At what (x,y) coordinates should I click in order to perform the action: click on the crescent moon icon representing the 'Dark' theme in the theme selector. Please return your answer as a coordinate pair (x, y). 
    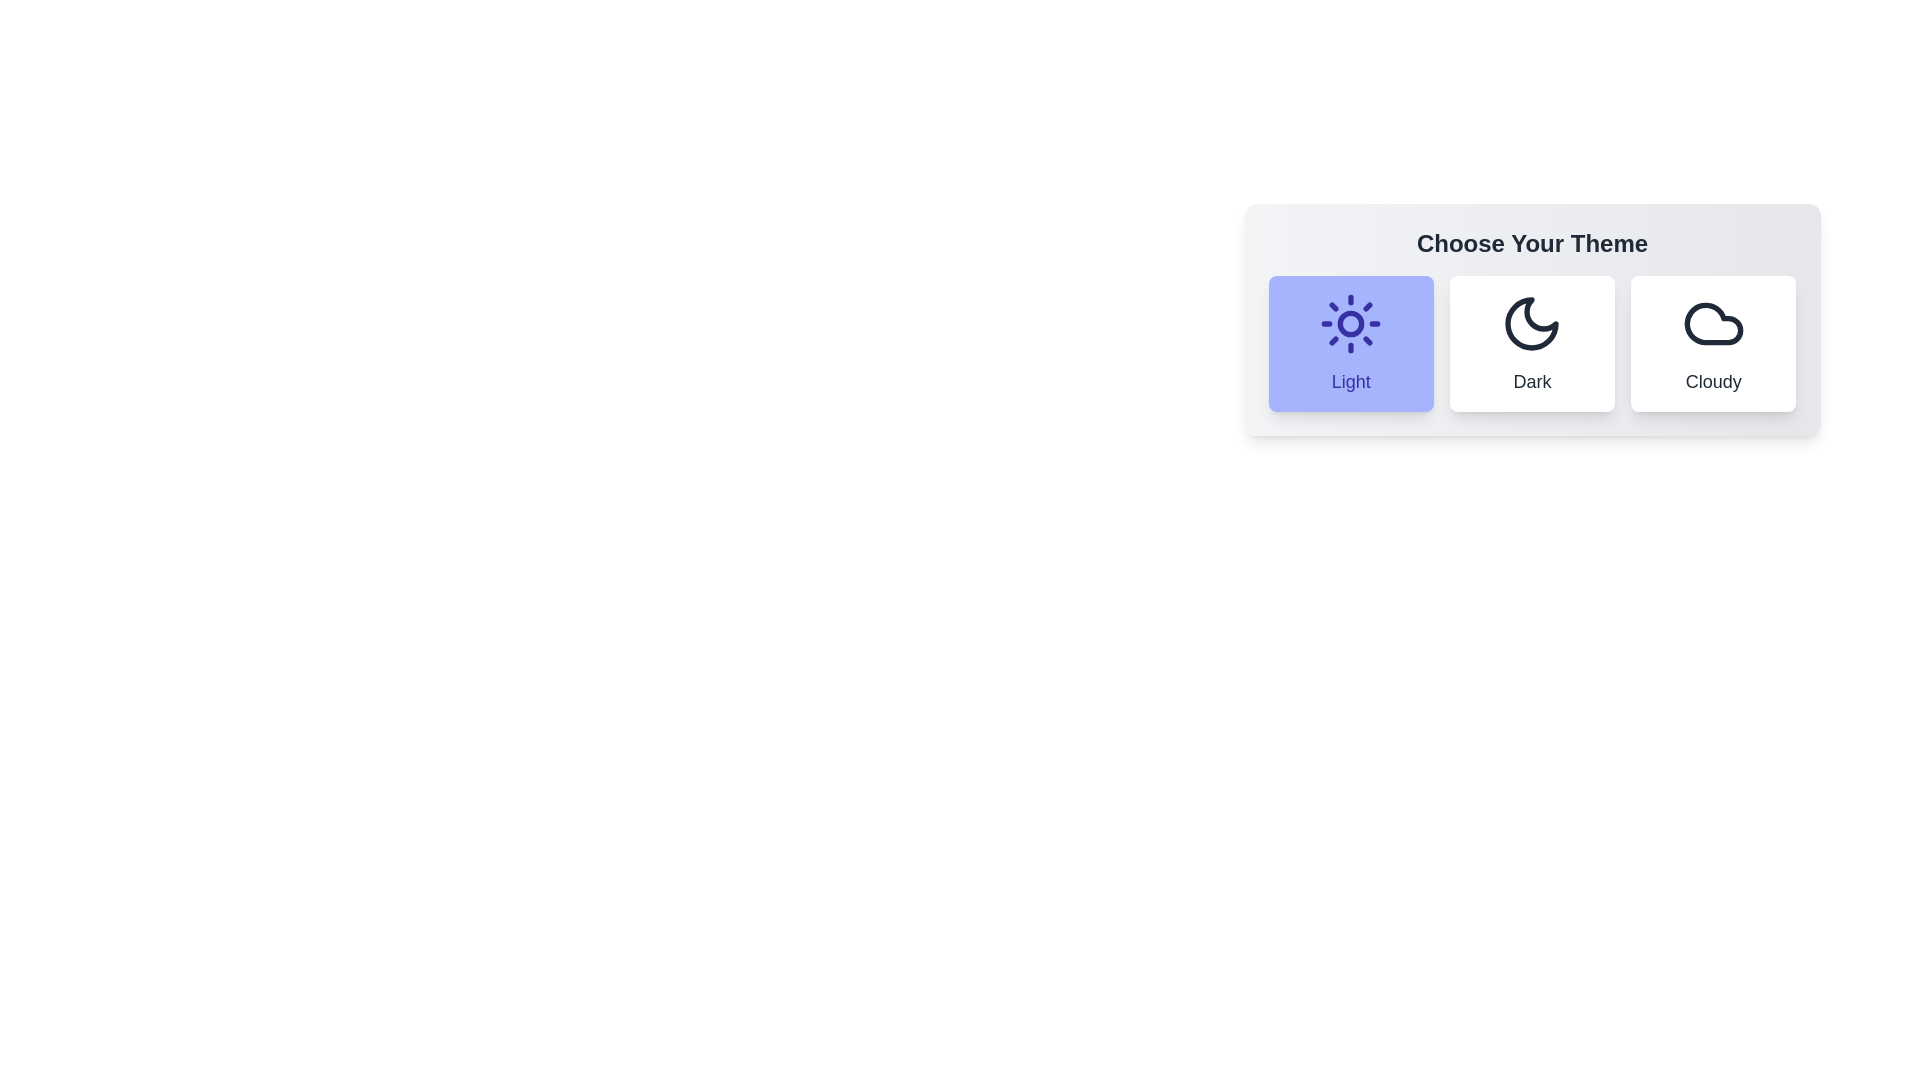
    Looking at the image, I should click on (1531, 323).